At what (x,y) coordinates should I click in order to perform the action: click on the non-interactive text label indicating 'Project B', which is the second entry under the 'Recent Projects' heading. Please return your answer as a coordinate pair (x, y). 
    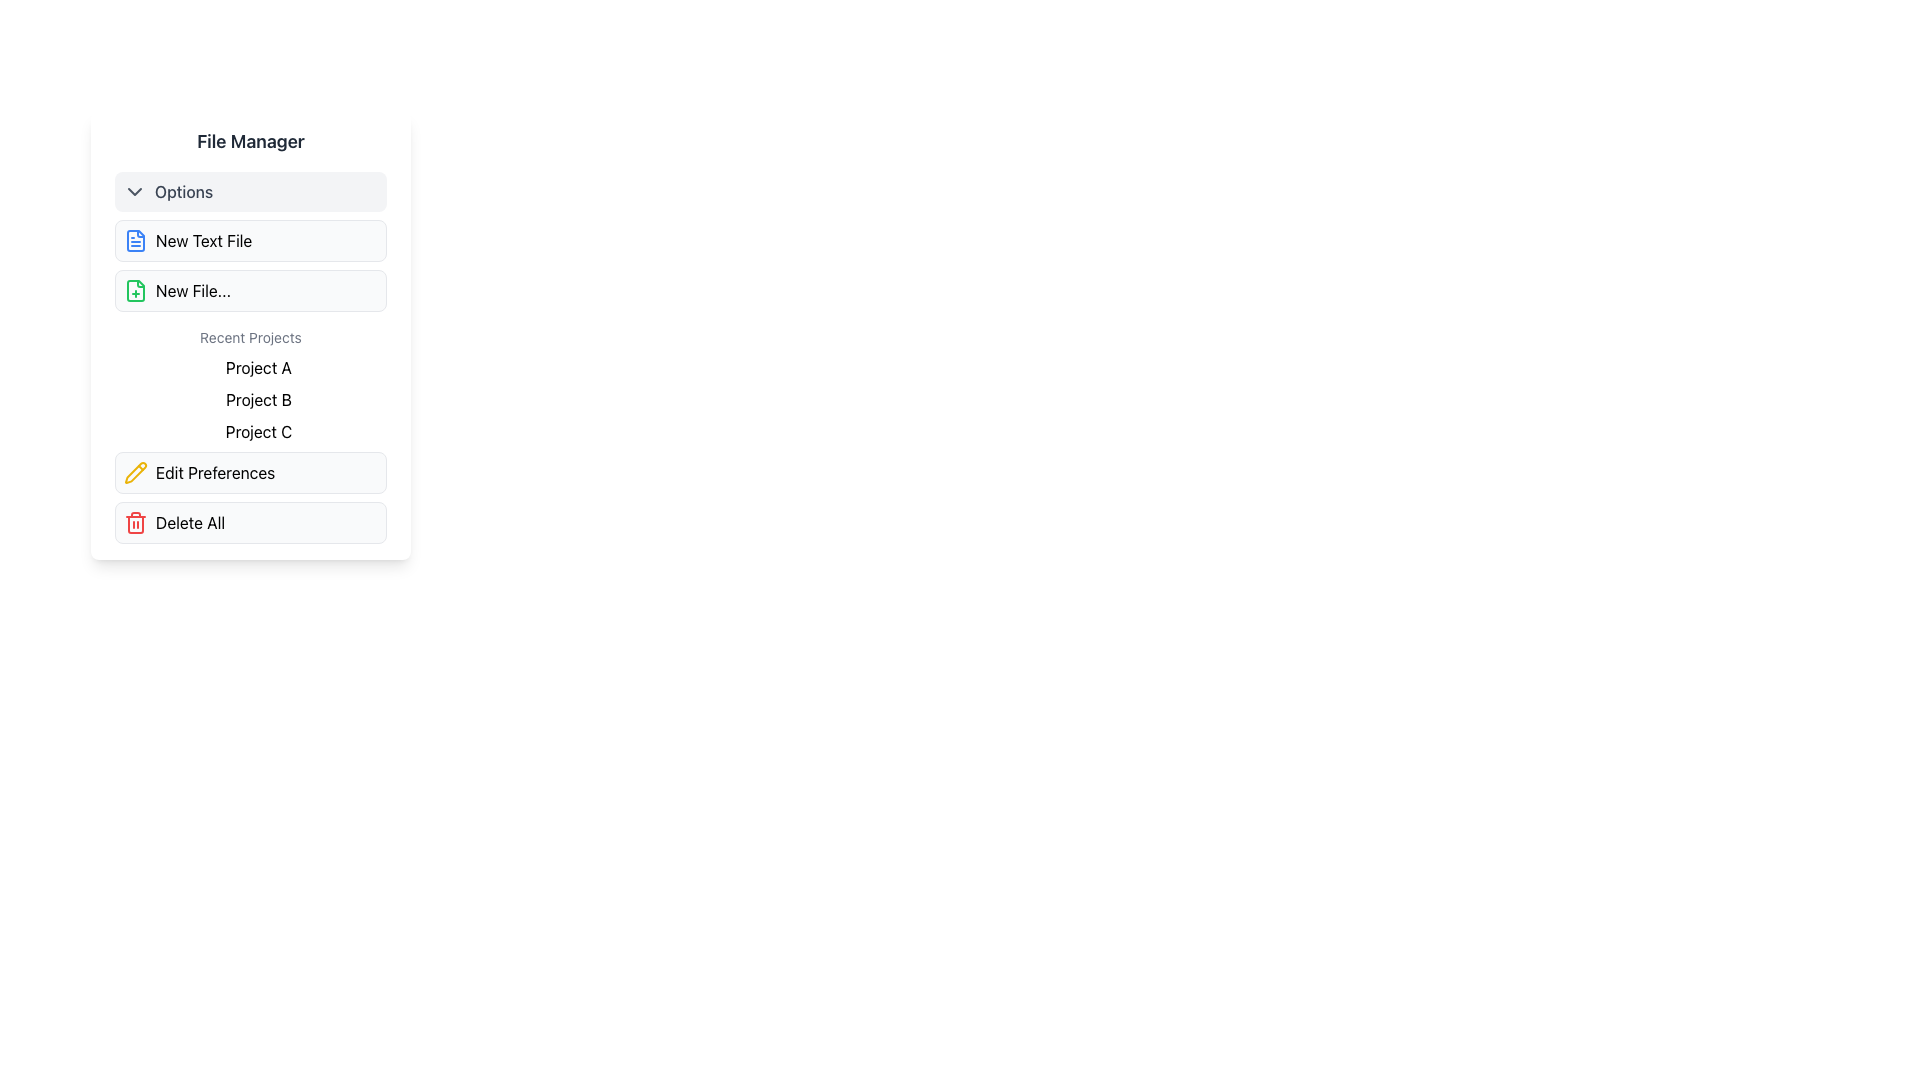
    Looking at the image, I should click on (249, 400).